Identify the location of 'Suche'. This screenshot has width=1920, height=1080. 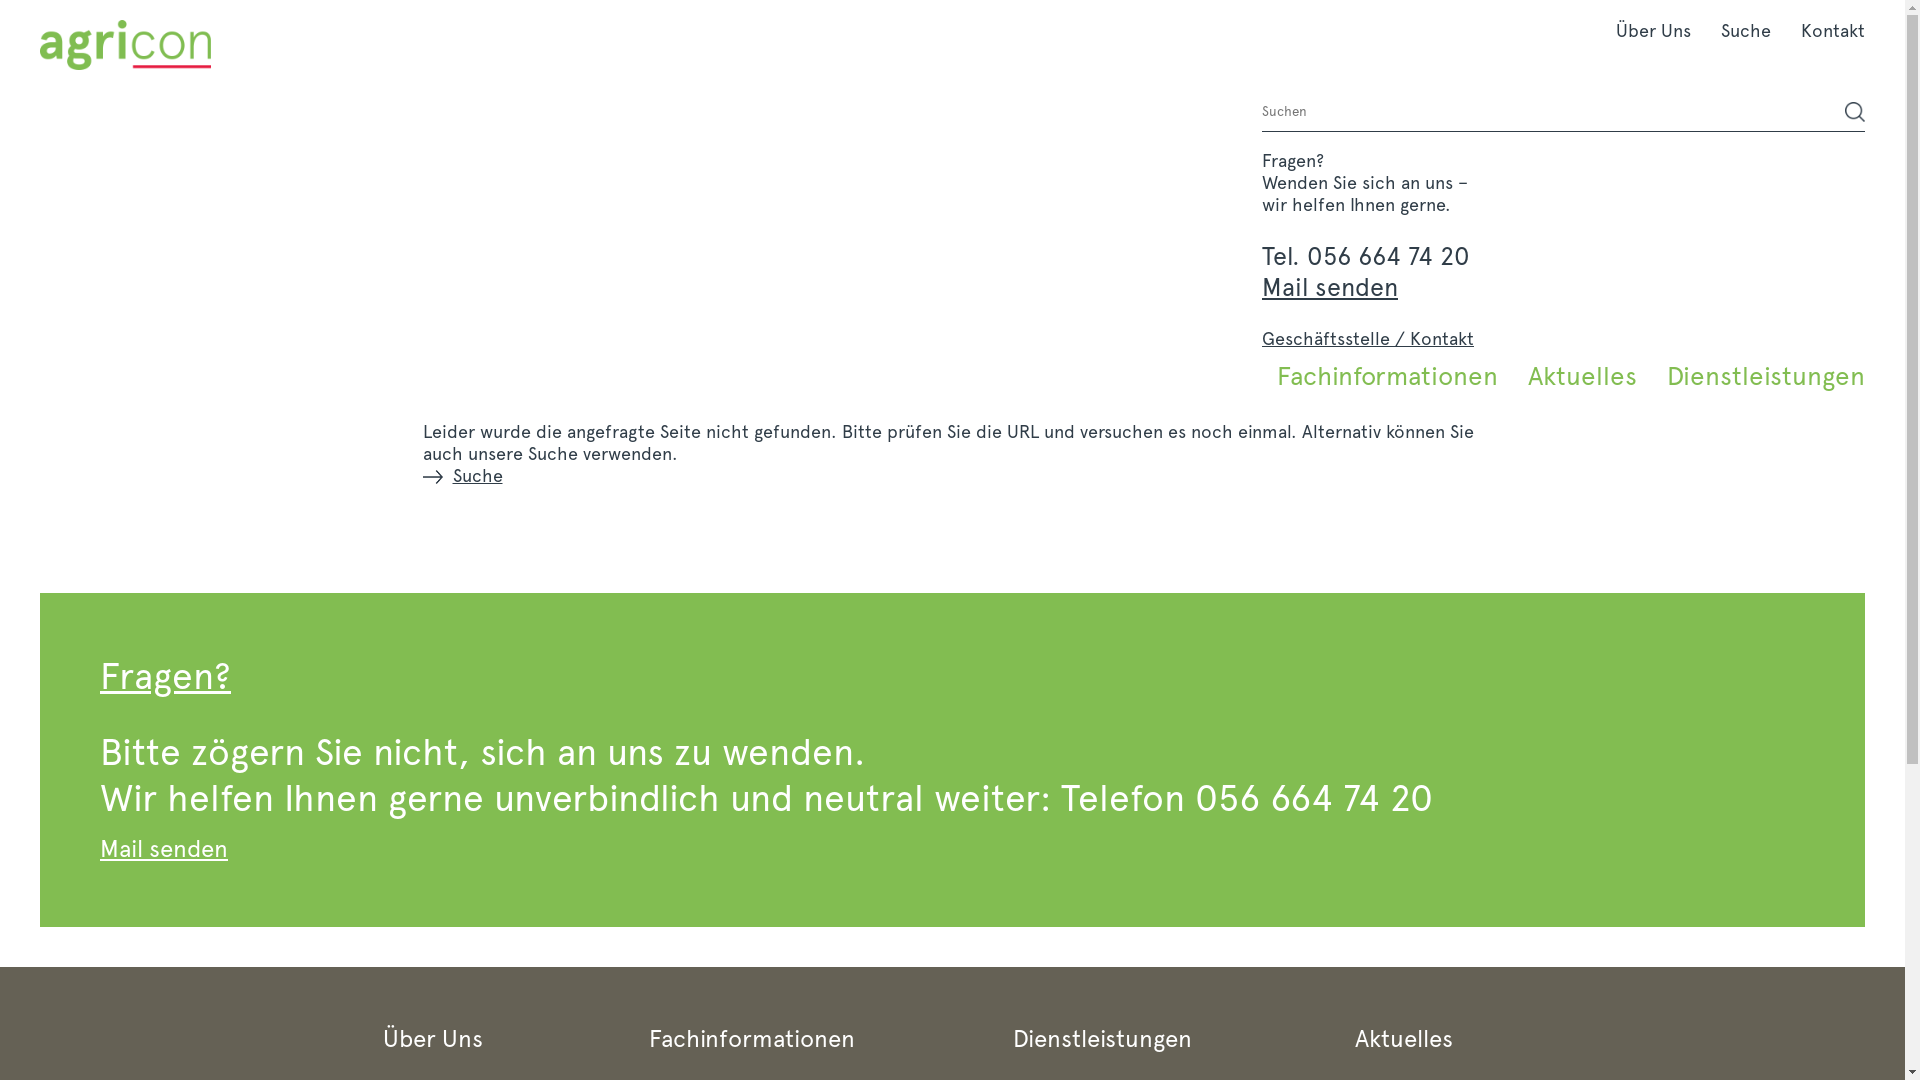
(1745, 30).